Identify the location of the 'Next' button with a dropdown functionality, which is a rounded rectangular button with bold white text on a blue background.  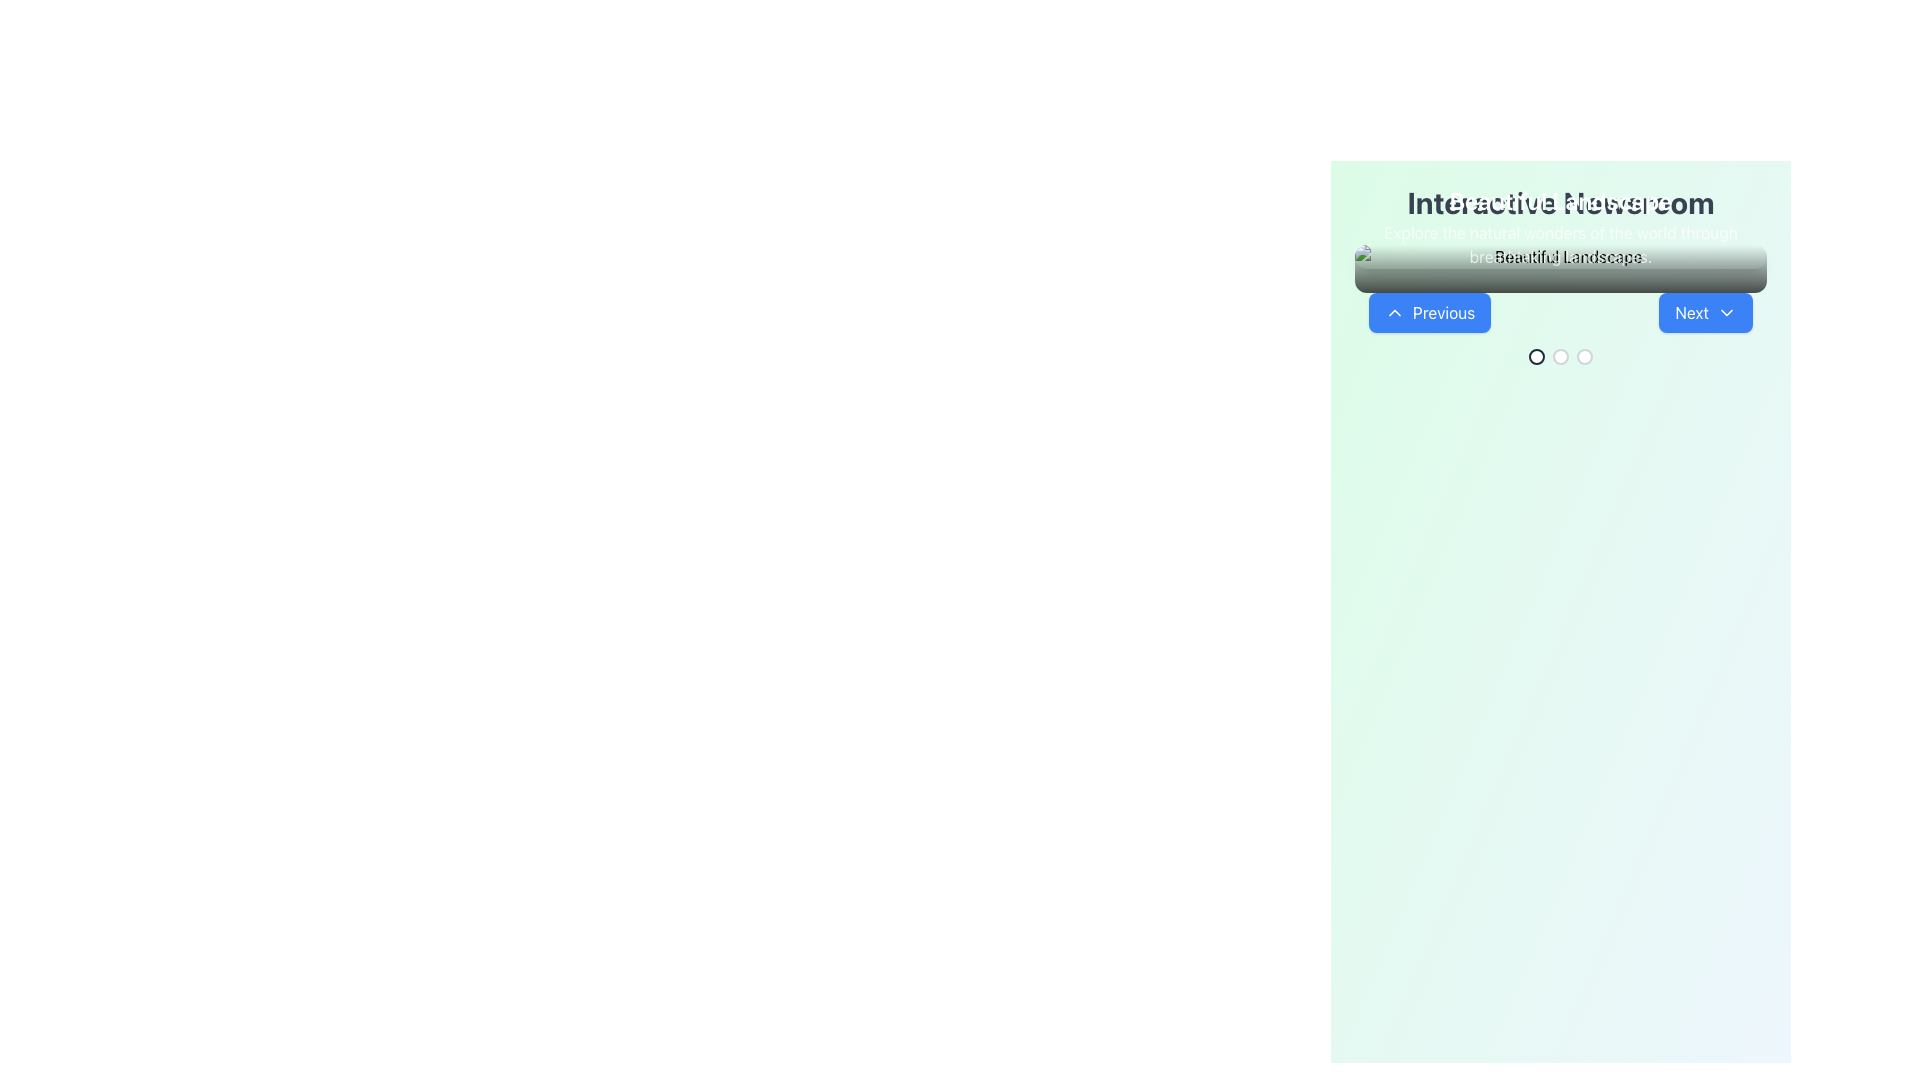
(1705, 312).